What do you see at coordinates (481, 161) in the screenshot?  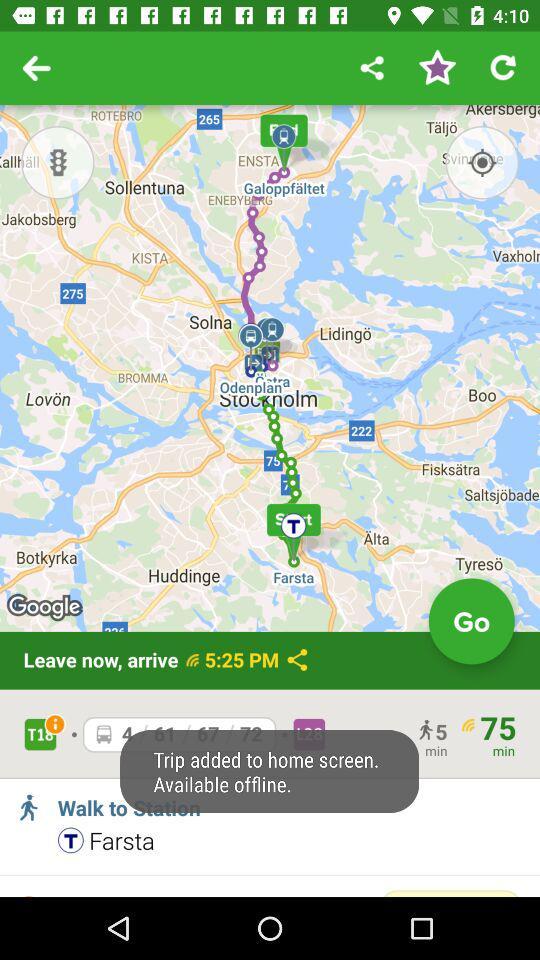 I see `zoom to the location` at bounding box center [481, 161].